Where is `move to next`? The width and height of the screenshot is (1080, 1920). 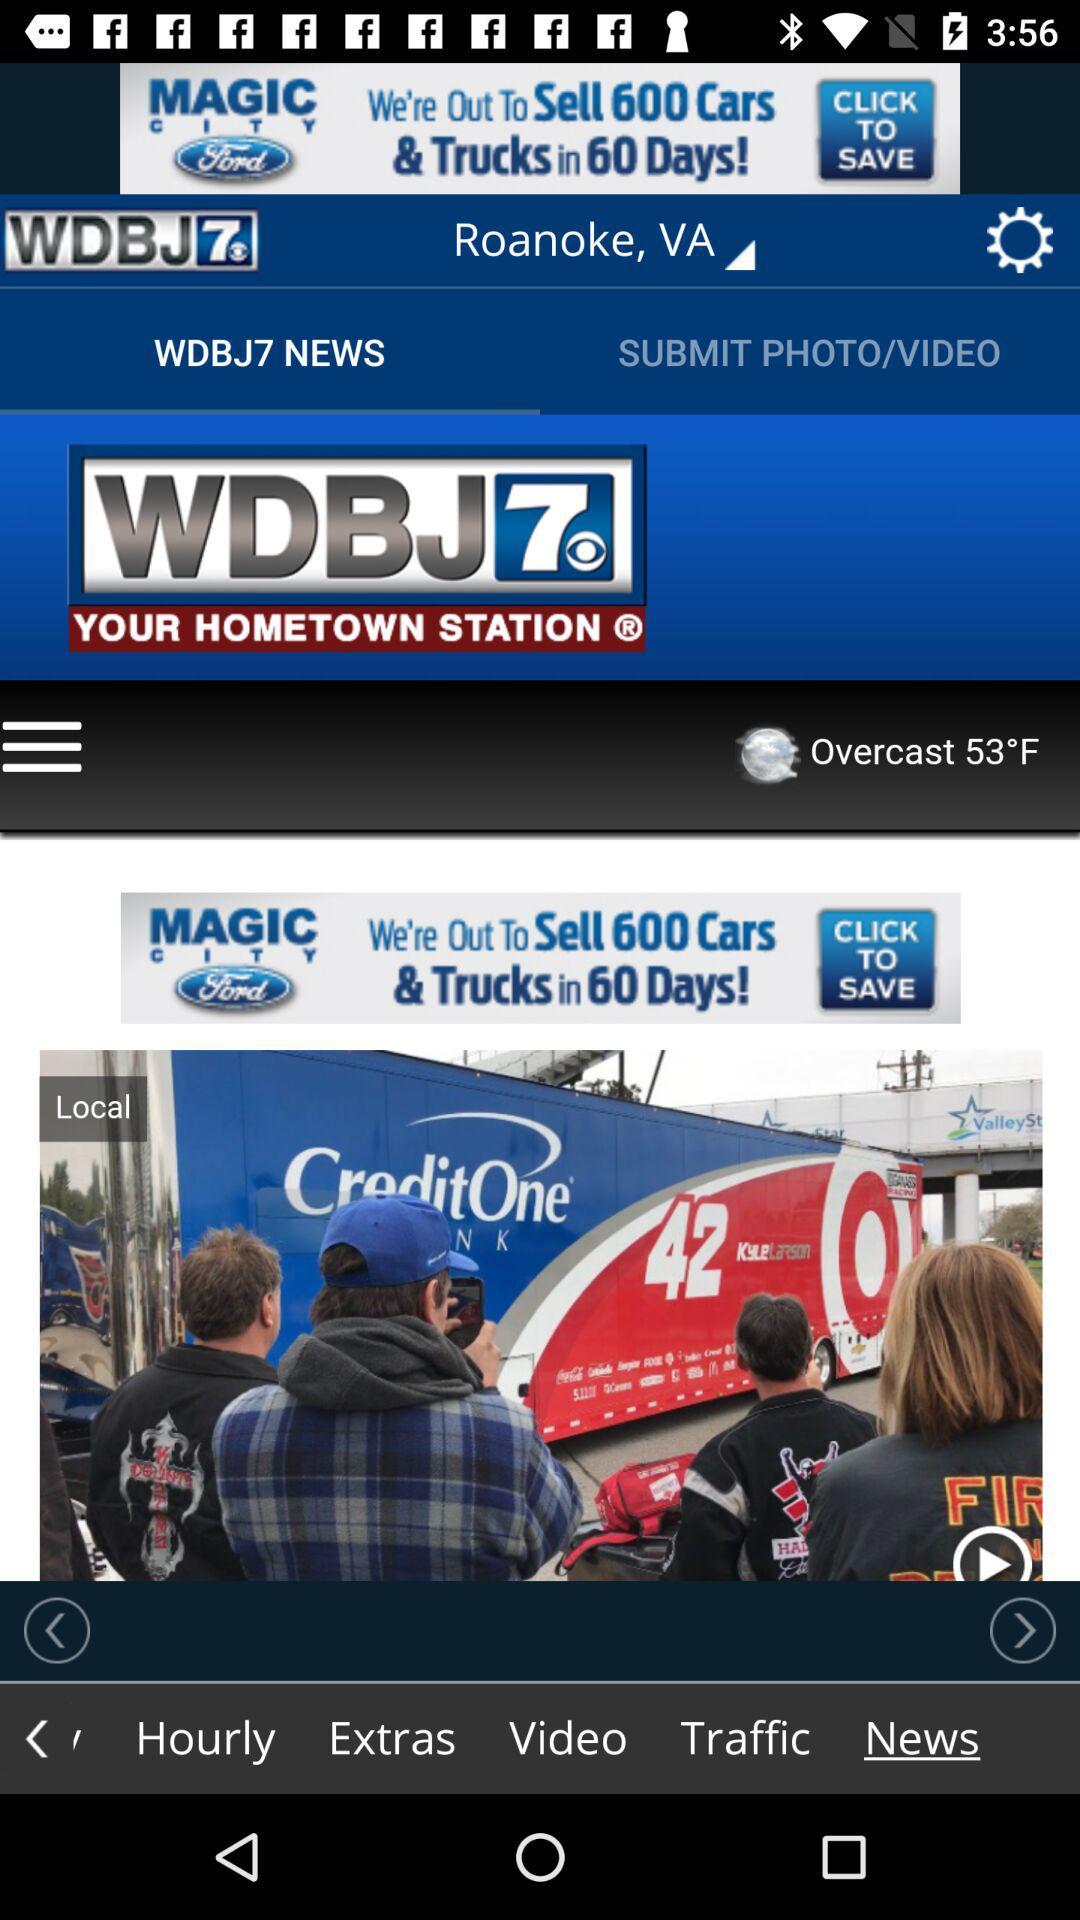
move to next is located at coordinates (1022, 1630).